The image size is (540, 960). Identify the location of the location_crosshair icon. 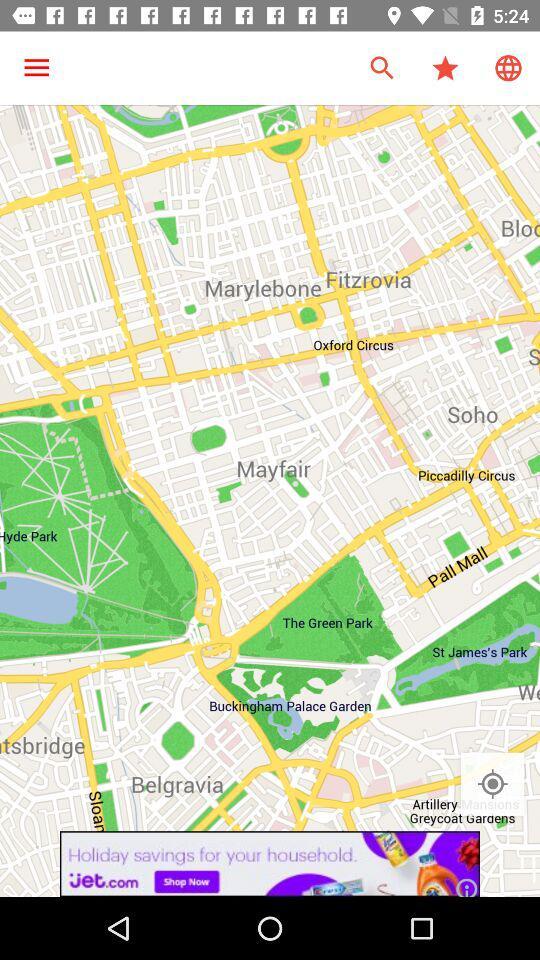
(491, 784).